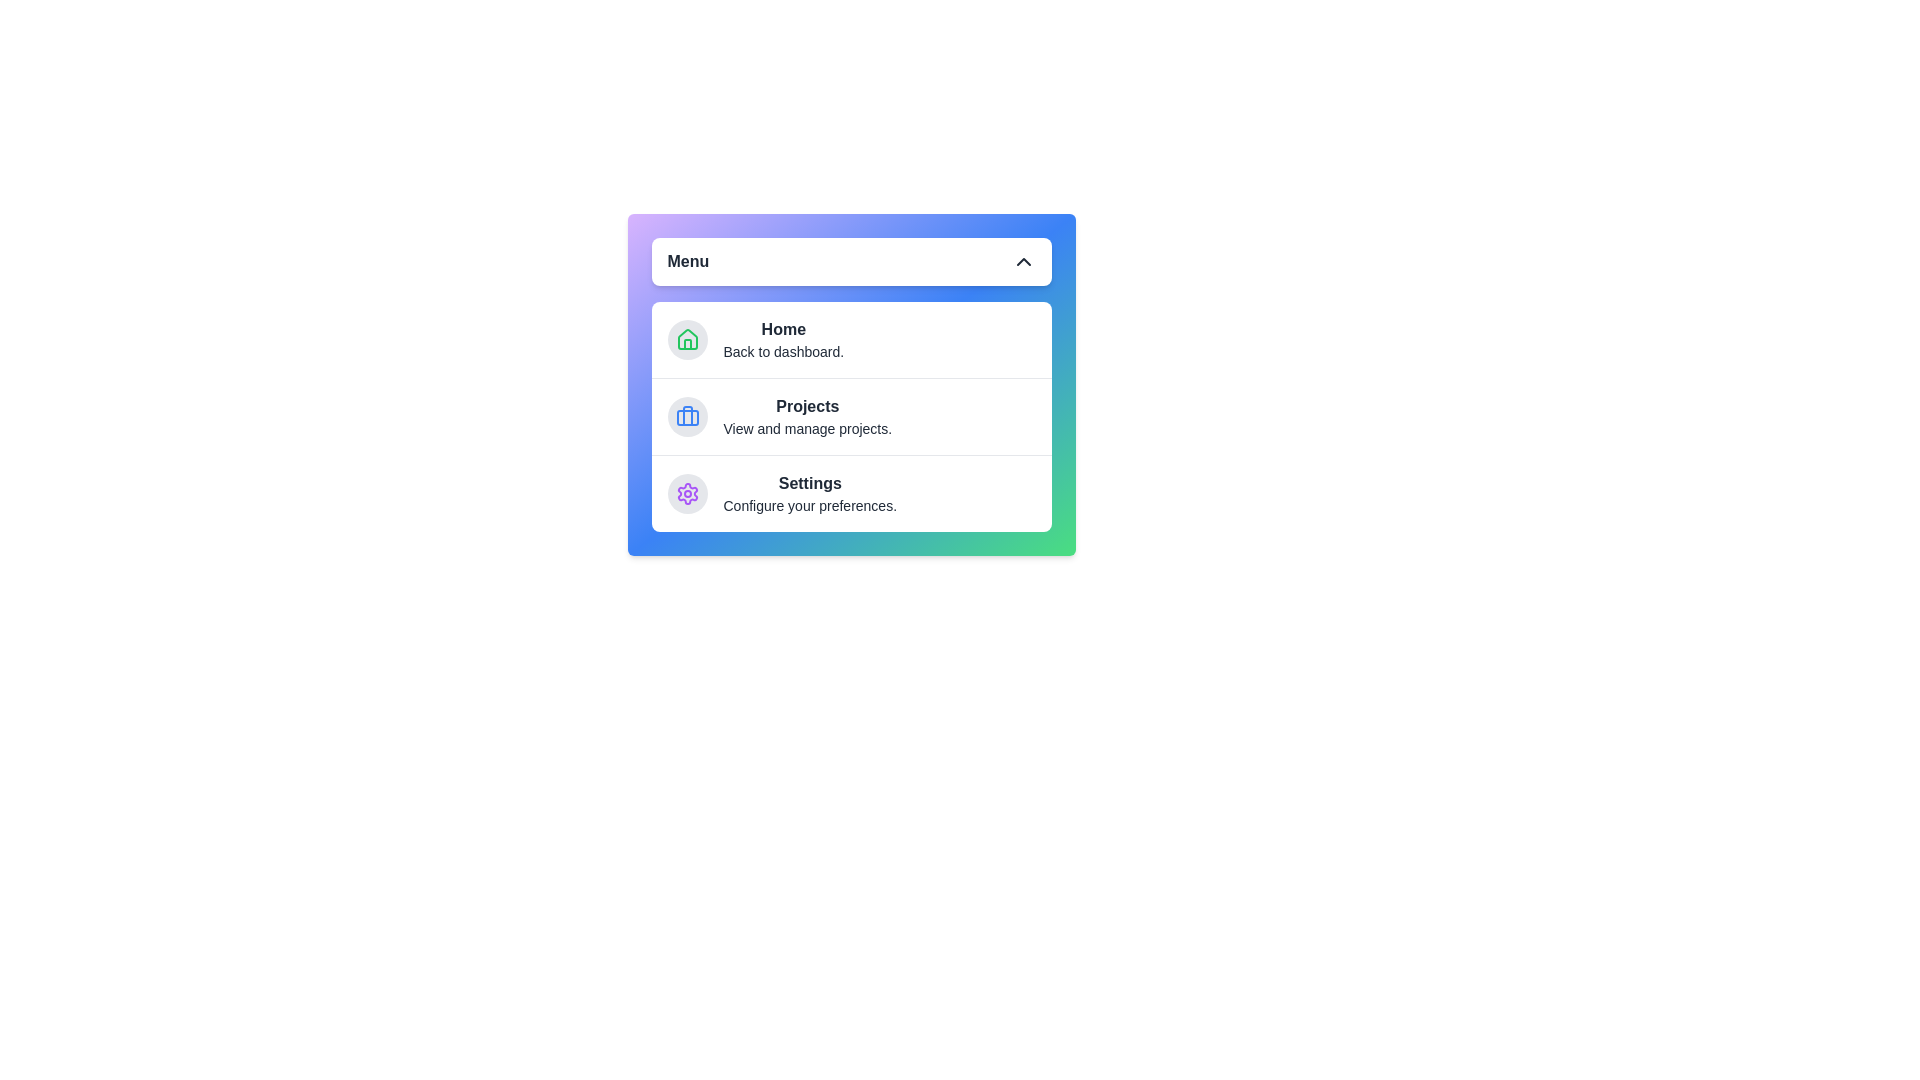 This screenshot has height=1080, width=1920. I want to click on the menu item Settings to see its hover effect, so click(851, 493).